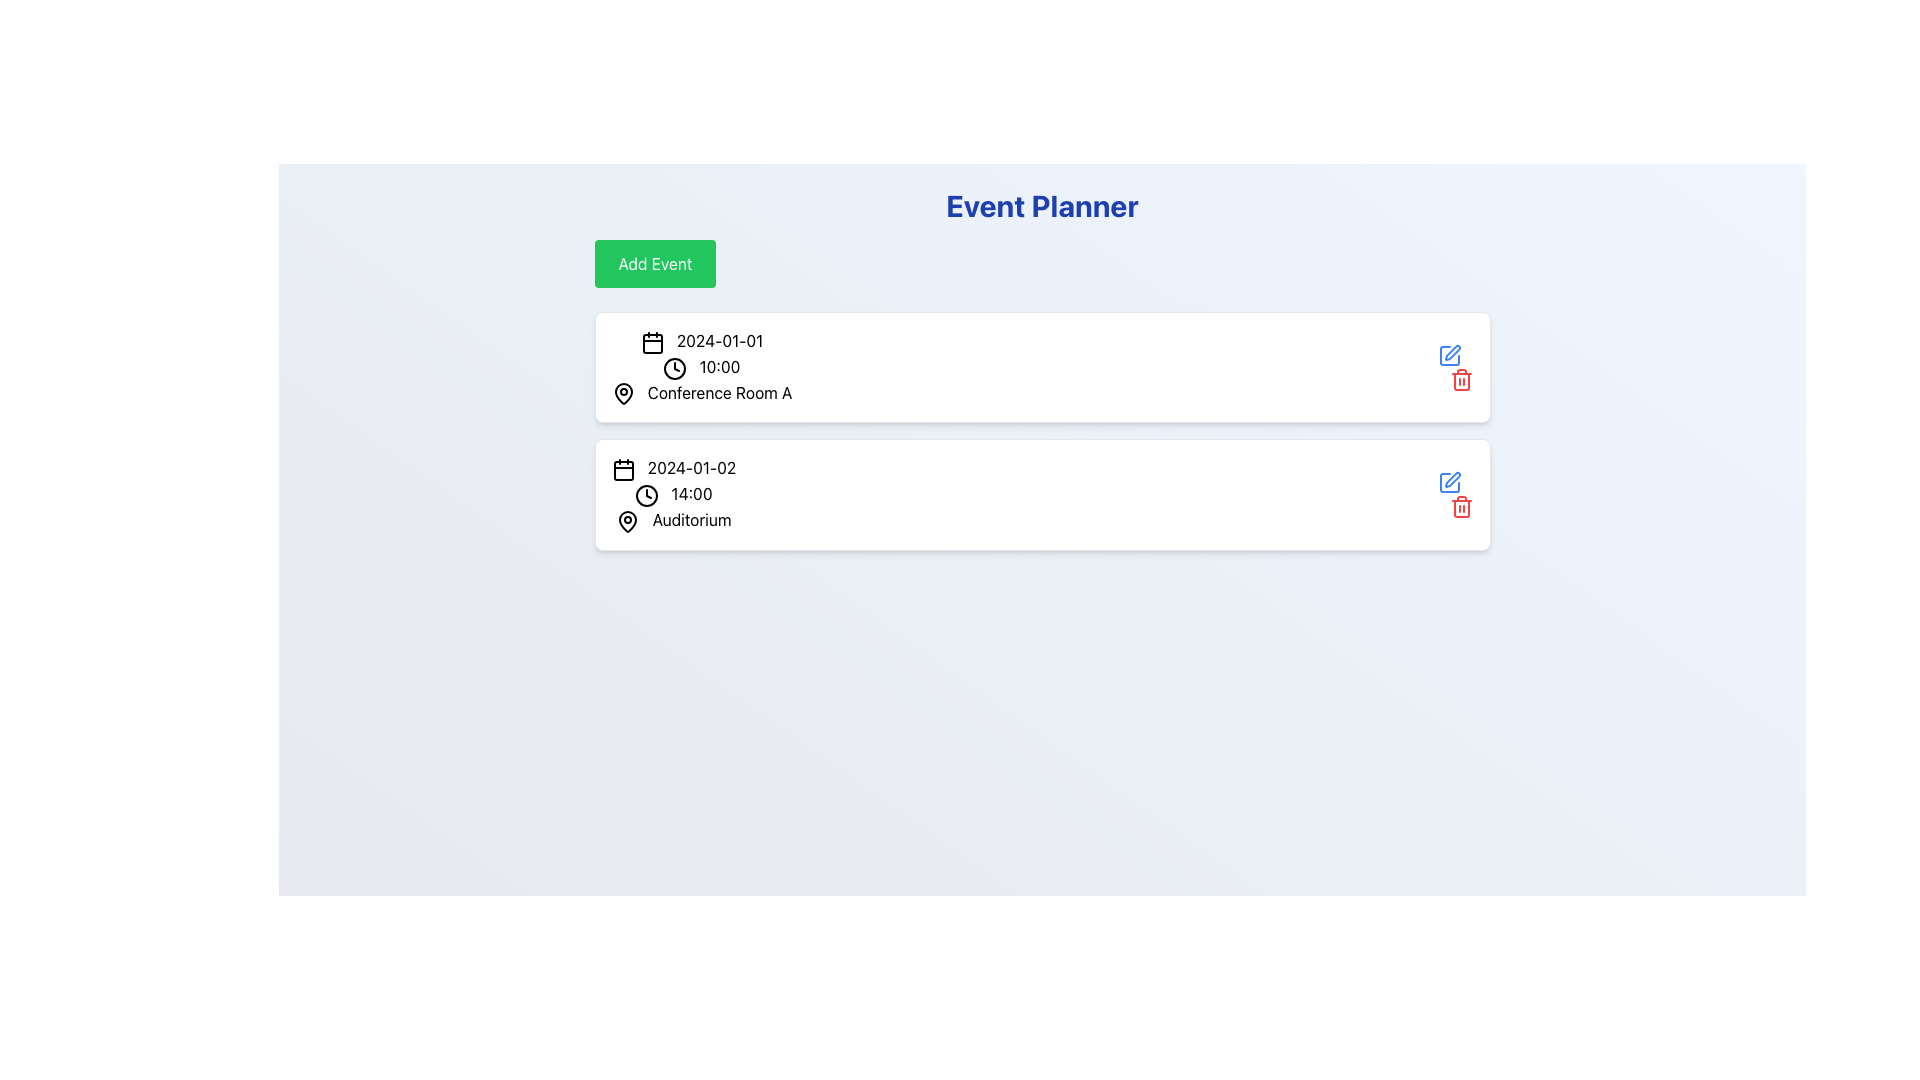 This screenshot has width=1920, height=1080. I want to click on the hollow circular shape with a black stroke and white fill located within the clock icon of the second event card, so click(647, 495).